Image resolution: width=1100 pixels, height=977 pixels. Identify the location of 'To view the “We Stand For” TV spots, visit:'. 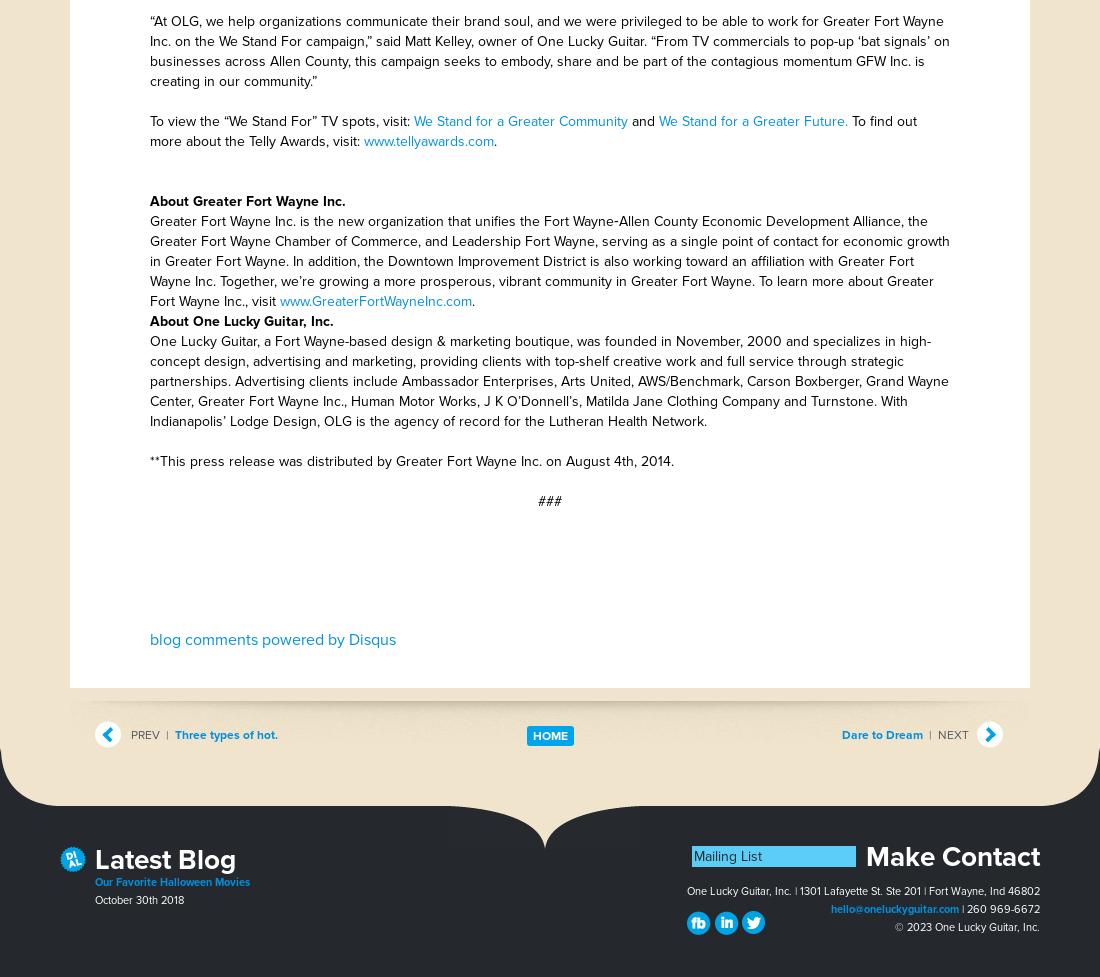
(281, 121).